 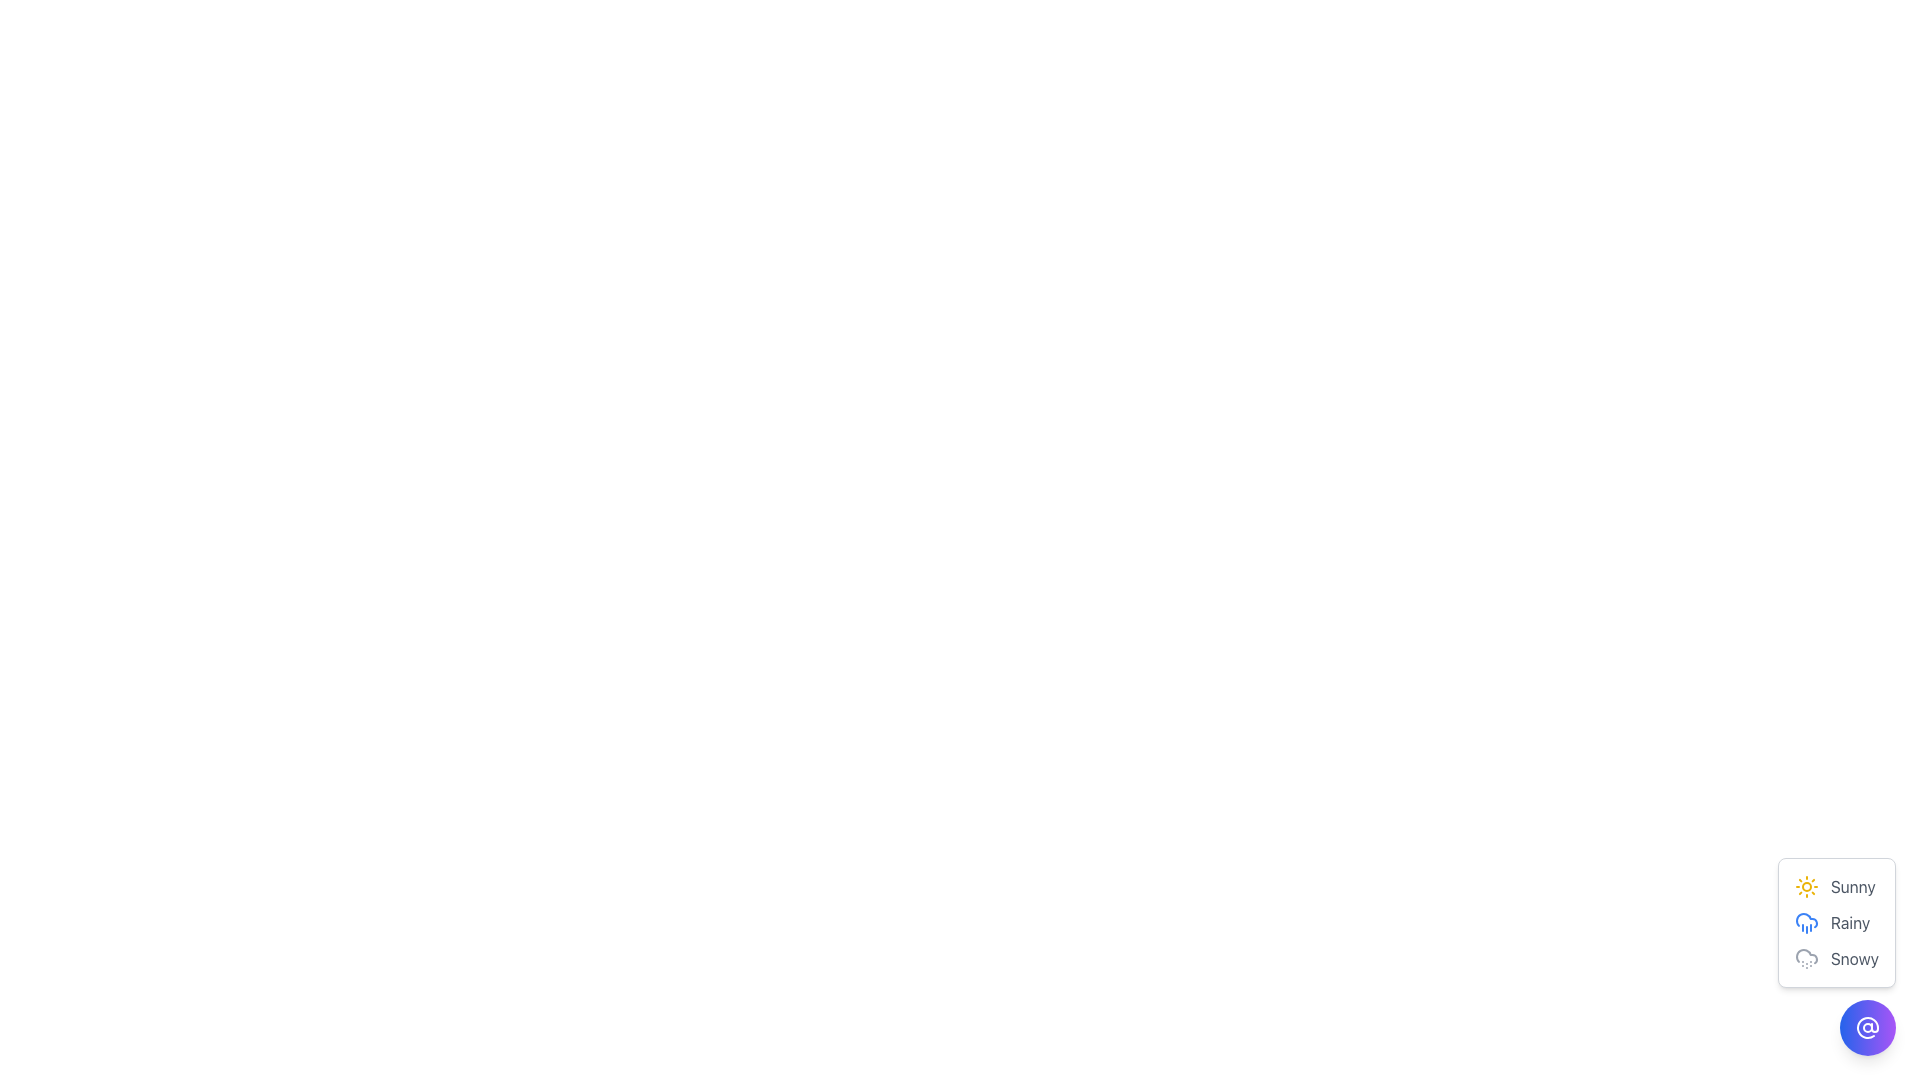 I want to click on the cloud icon with snow, which is the third item in the weather widget stack, located next to the 'Snowy' label, so click(x=1806, y=958).